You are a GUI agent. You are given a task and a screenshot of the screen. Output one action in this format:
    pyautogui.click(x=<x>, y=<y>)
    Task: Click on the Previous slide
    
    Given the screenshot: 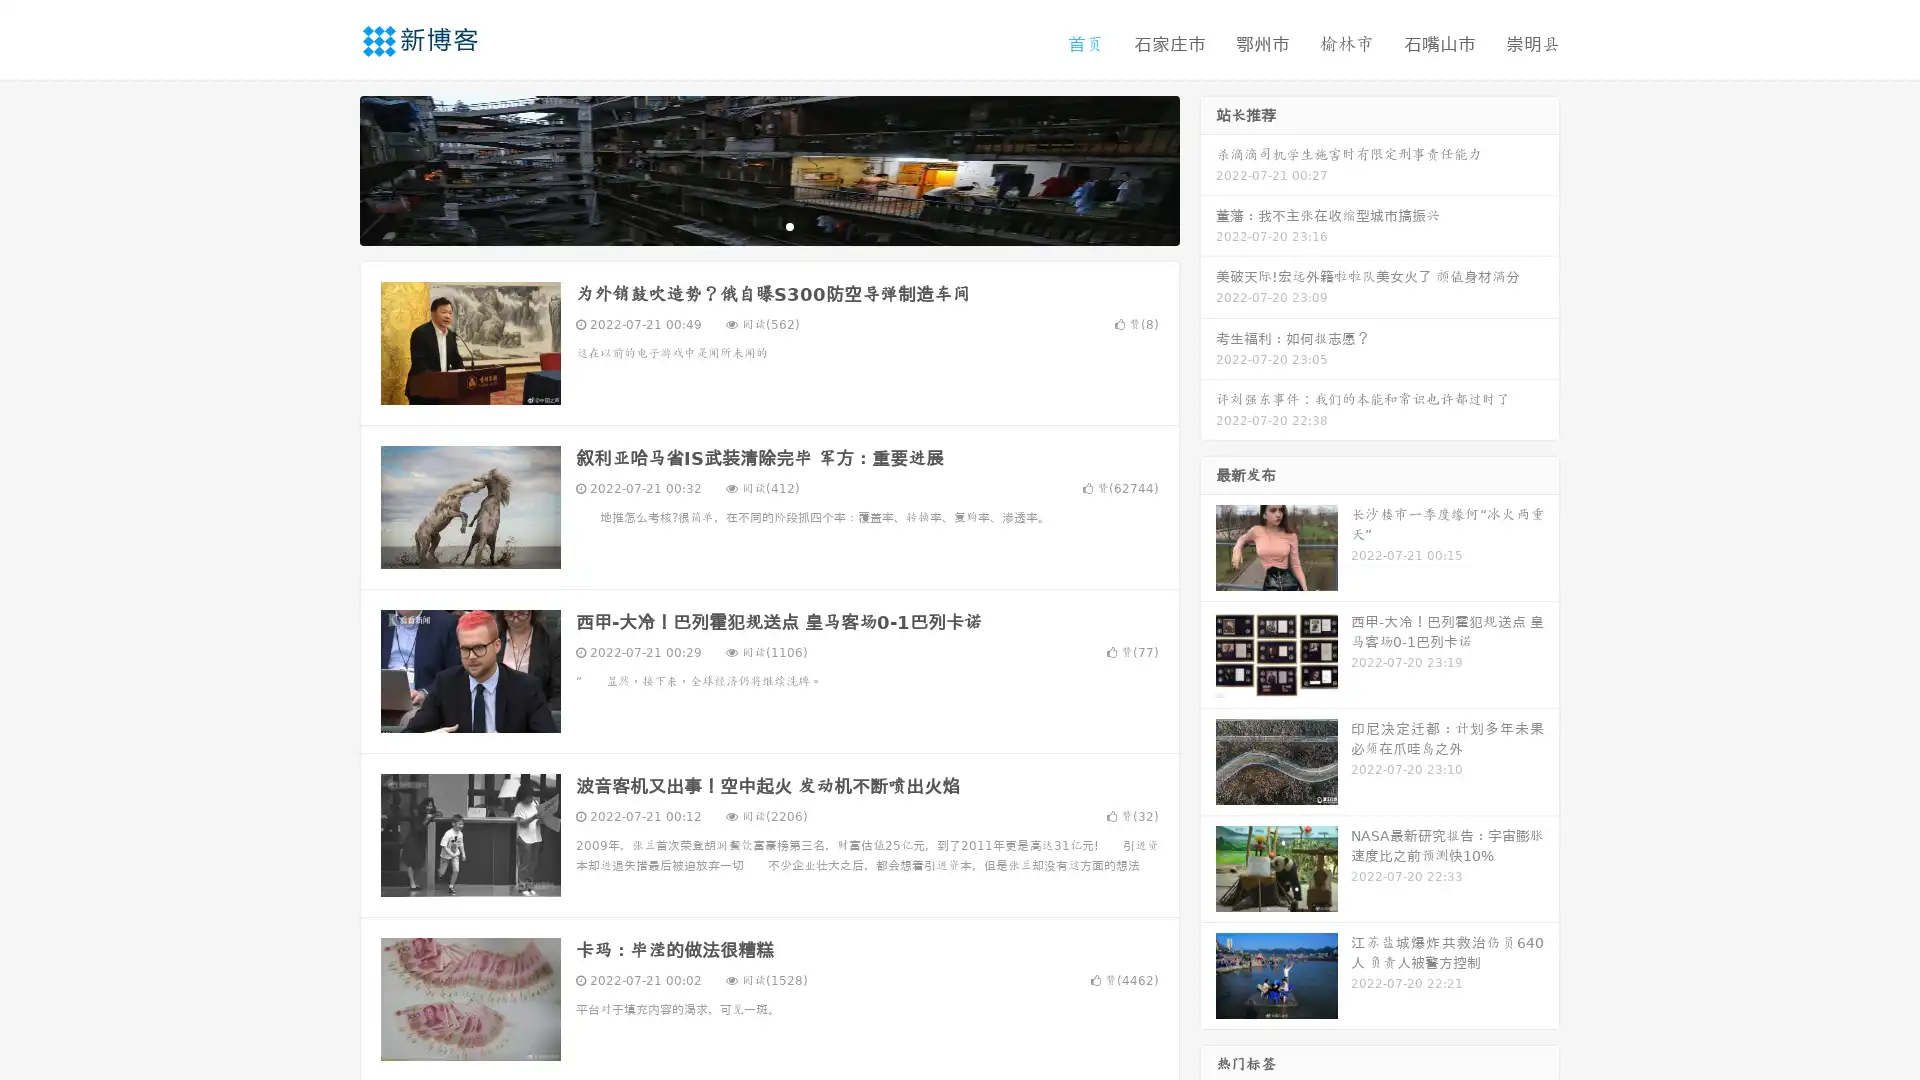 What is the action you would take?
    pyautogui.click(x=330, y=168)
    